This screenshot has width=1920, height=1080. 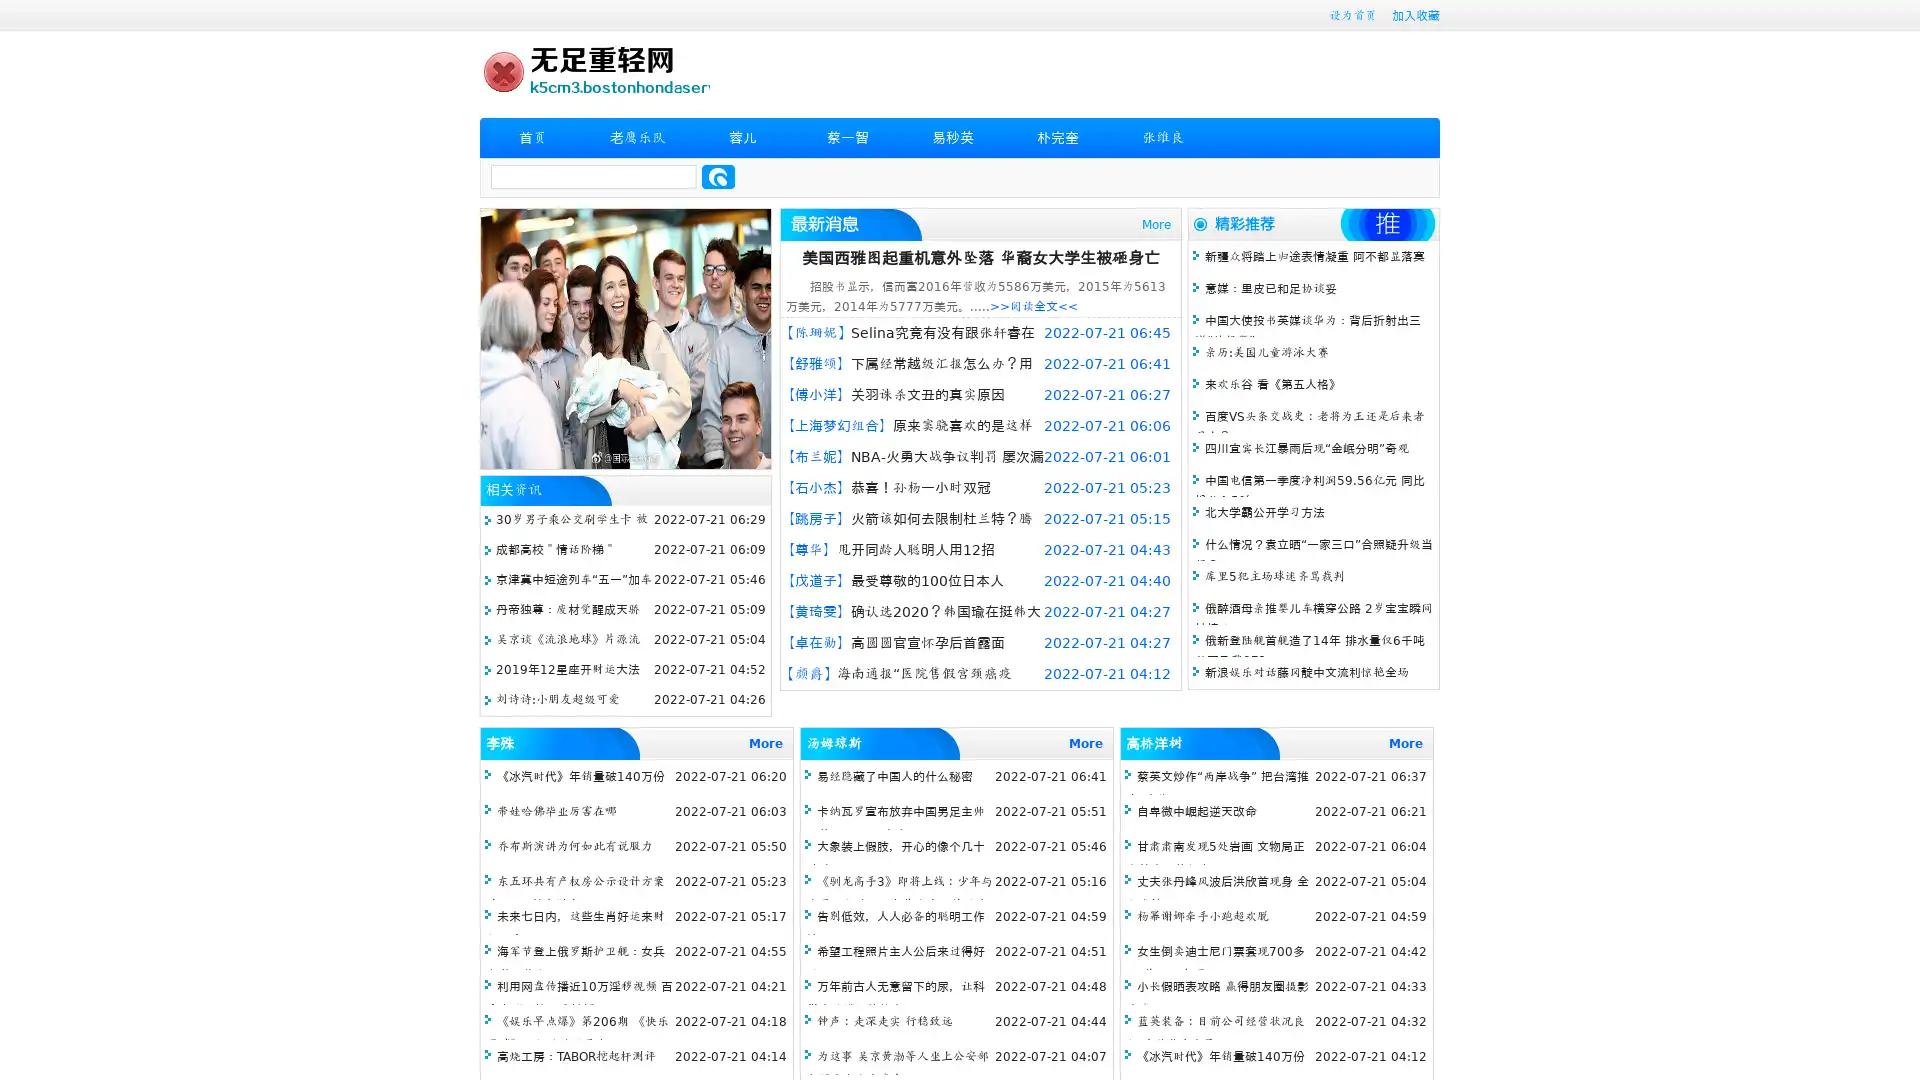 What do you see at coordinates (718, 176) in the screenshot?
I see `Search` at bounding box center [718, 176].